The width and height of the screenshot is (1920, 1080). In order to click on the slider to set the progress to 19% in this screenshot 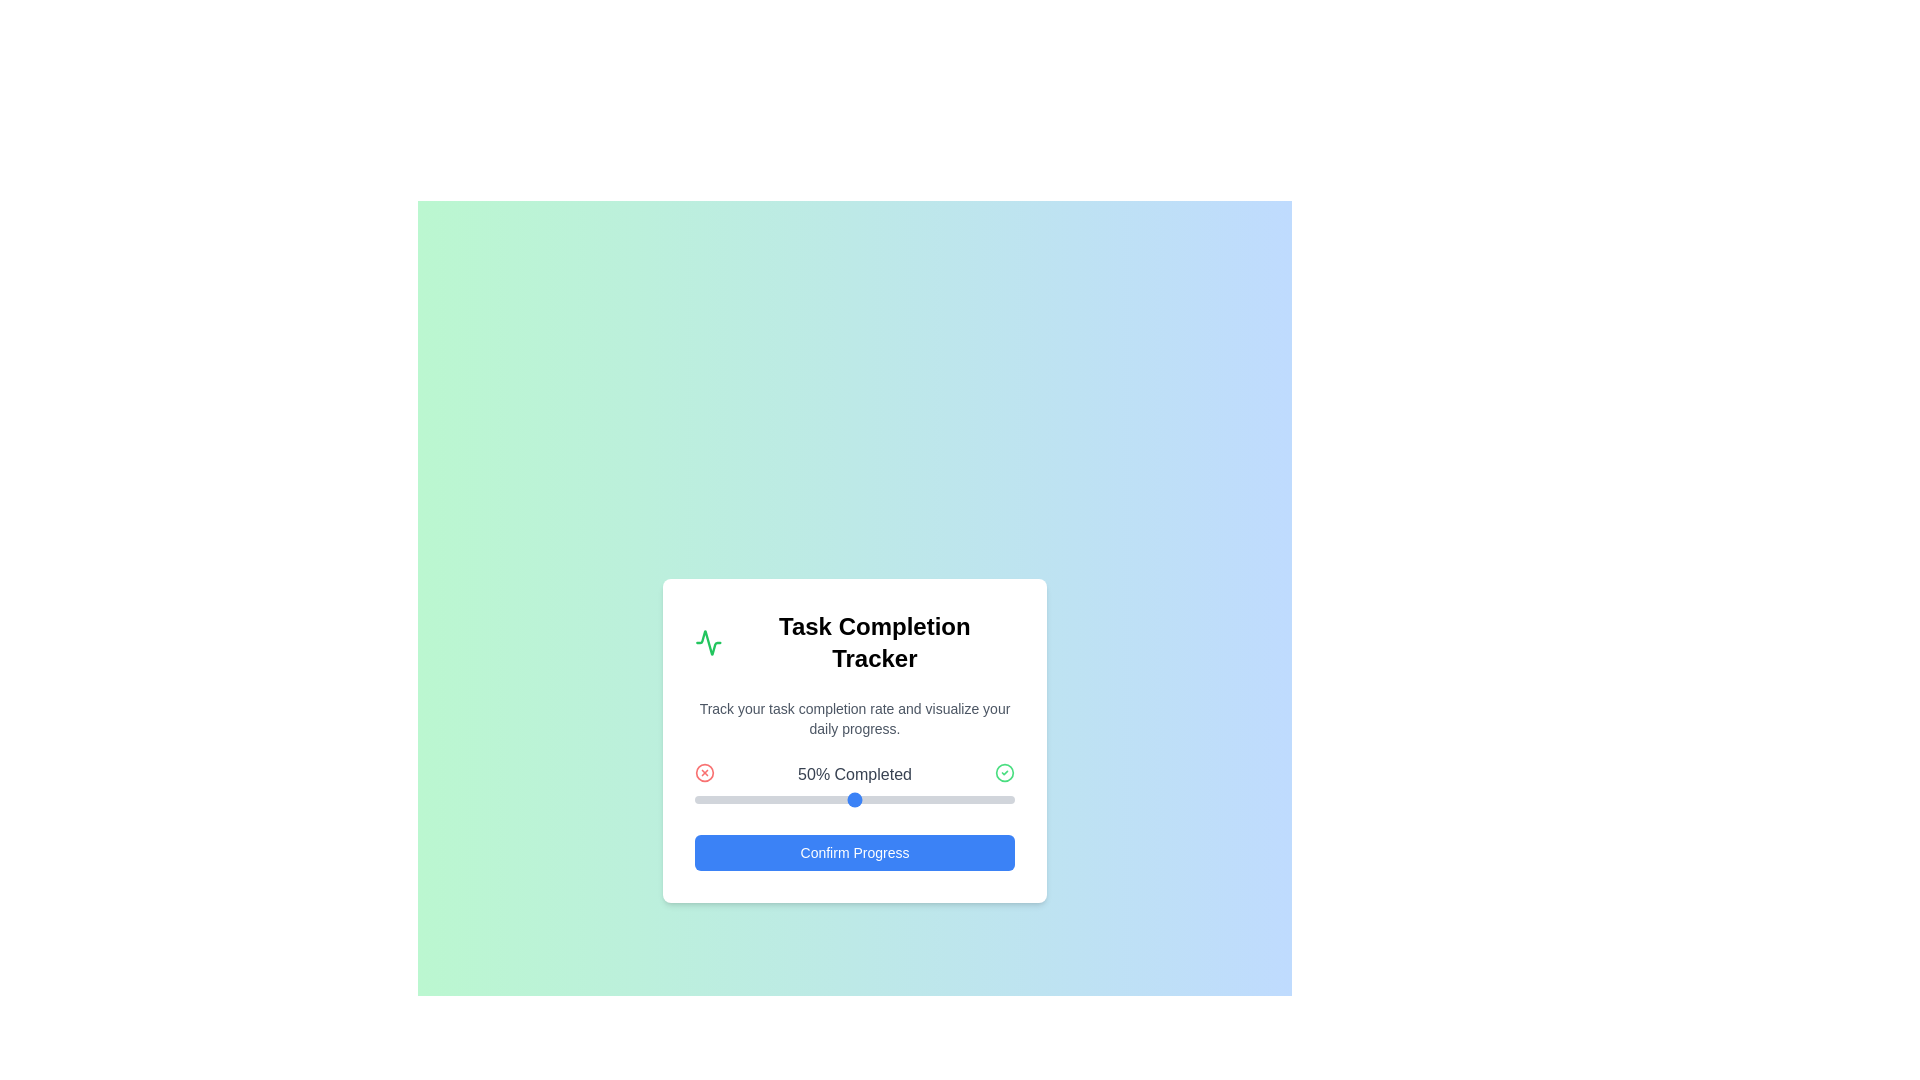, I will do `click(754, 798)`.